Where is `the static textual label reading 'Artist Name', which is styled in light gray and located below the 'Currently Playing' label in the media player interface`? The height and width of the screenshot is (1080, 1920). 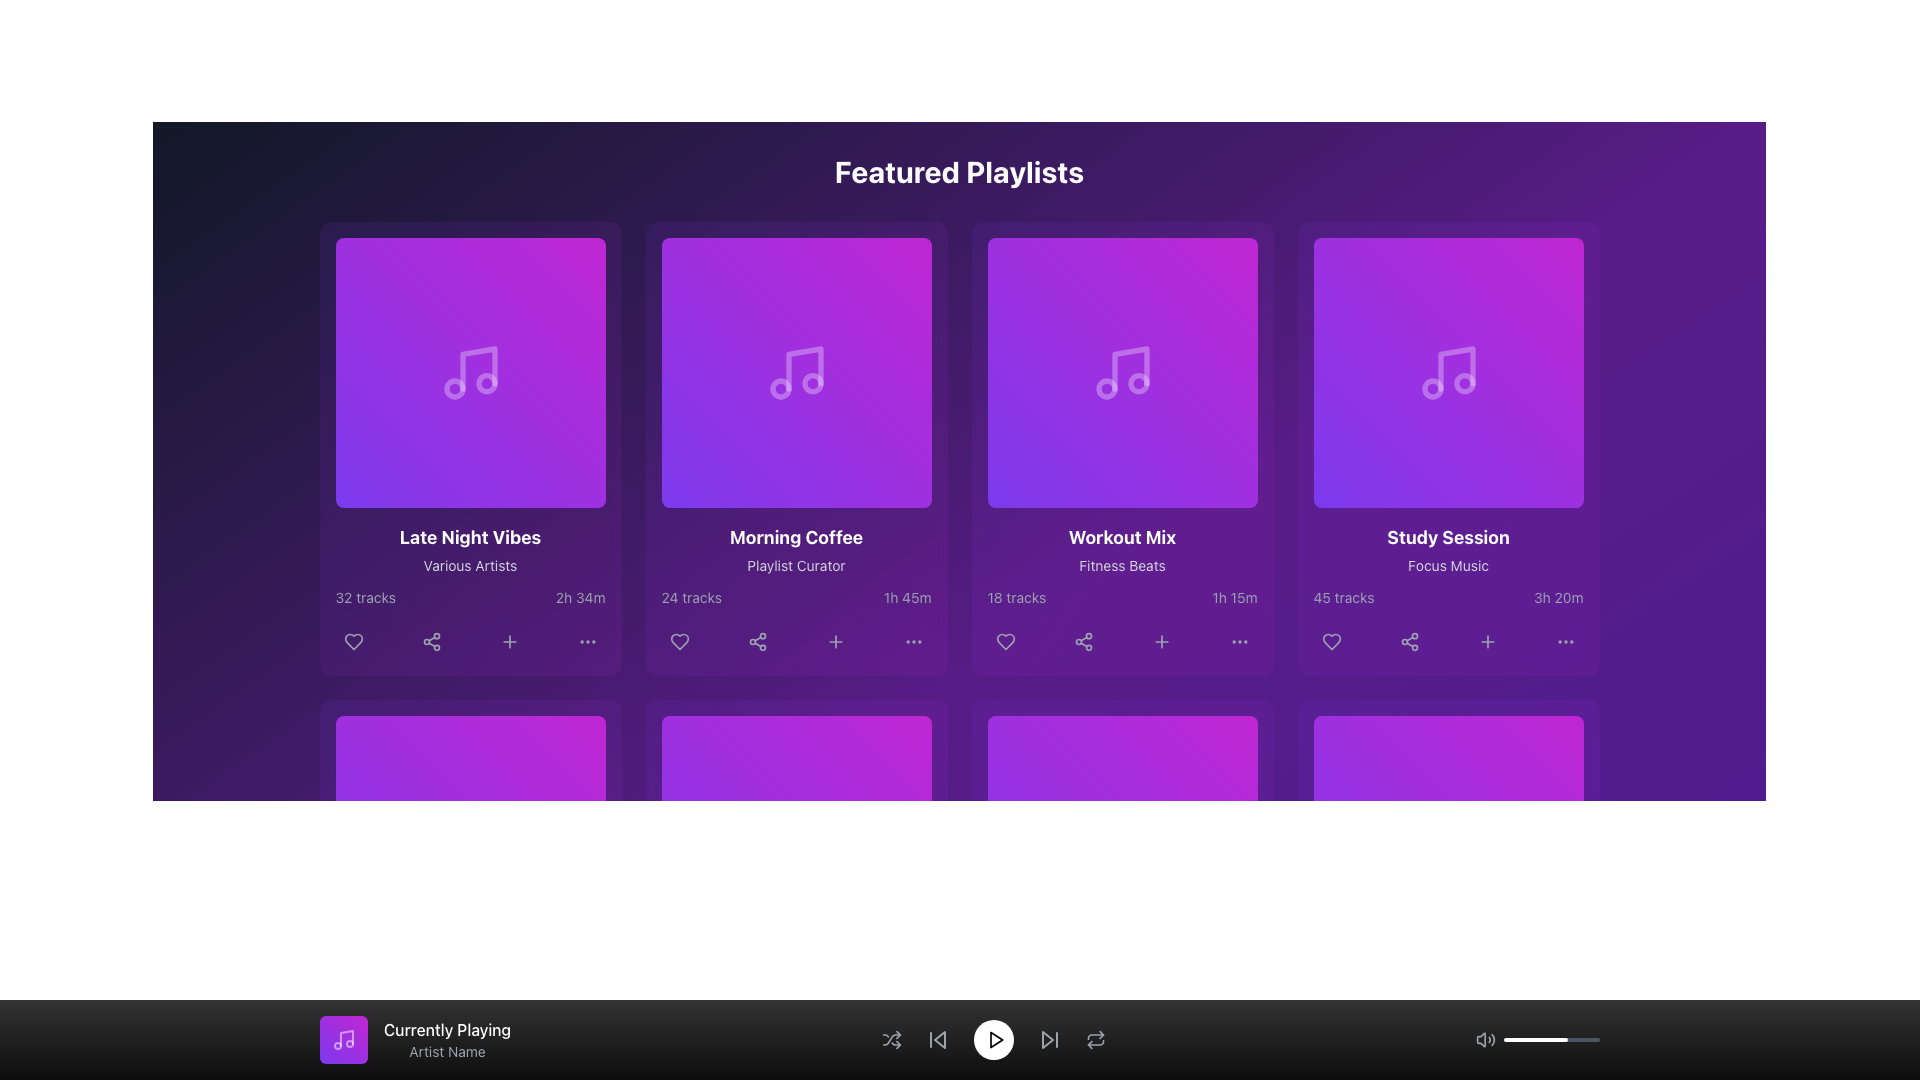
the static textual label reading 'Artist Name', which is styled in light gray and located below the 'Currently Playing' label in the media player interface is located at coordinates (446, 1051).